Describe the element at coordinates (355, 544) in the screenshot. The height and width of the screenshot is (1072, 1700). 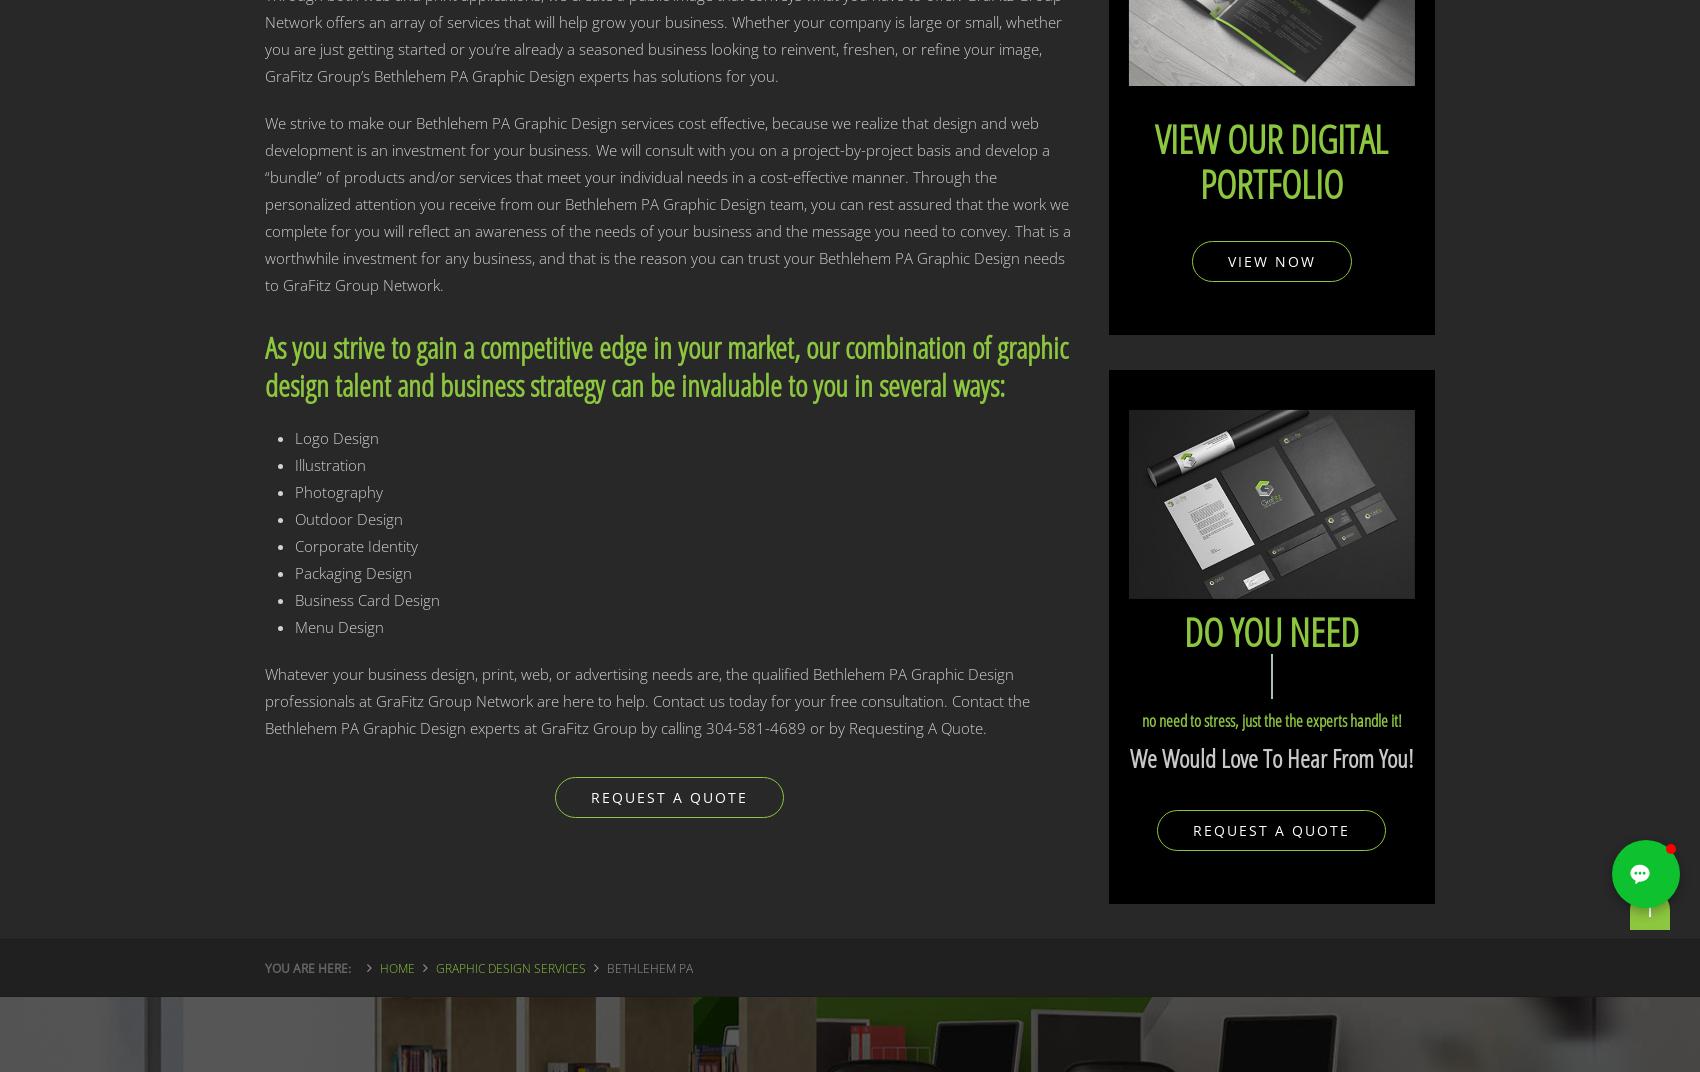
I see `'Corporate Identity'` at that location.